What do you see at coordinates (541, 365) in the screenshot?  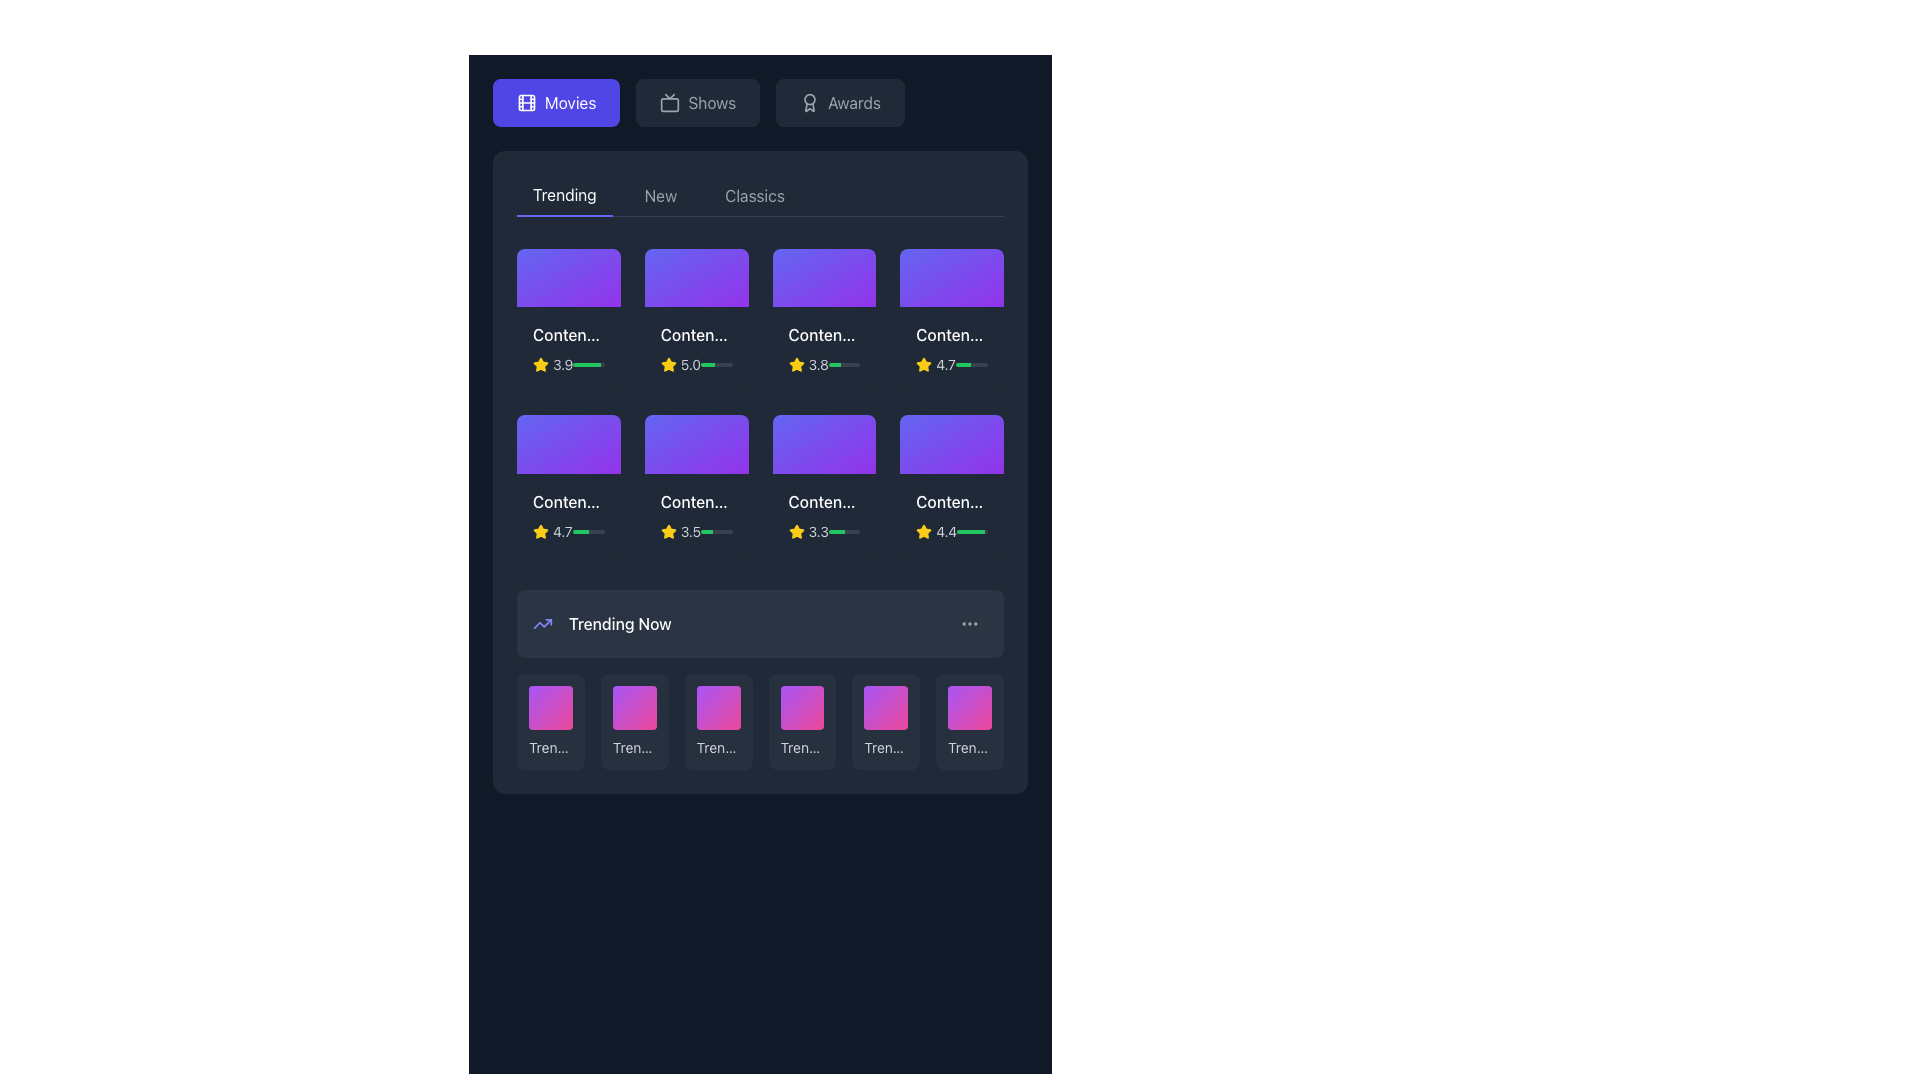 I see `the yellow star icon used for ratings located to the left of the numerical rating '3.9' in the 'Trending' section` at bounding box center [541, 365].